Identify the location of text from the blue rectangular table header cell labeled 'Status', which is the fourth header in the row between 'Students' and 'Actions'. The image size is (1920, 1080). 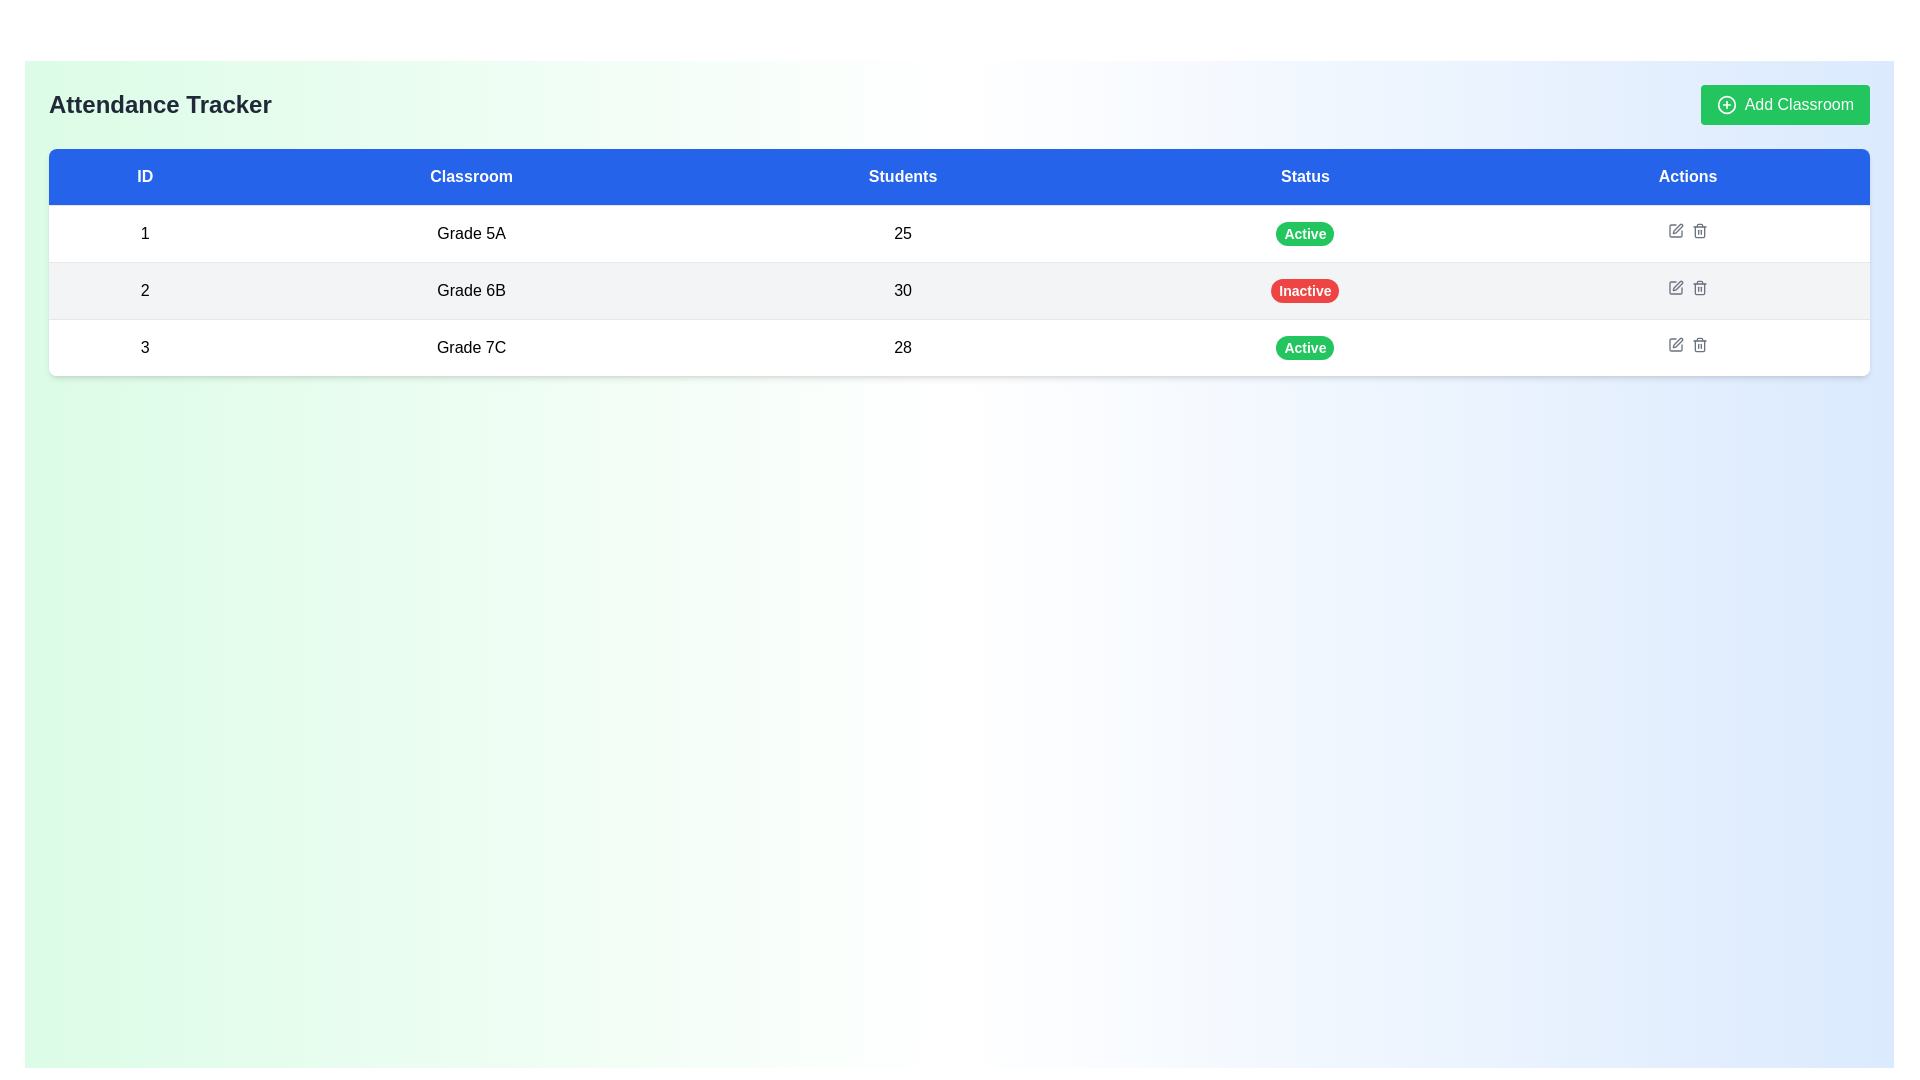
(1305, 176).